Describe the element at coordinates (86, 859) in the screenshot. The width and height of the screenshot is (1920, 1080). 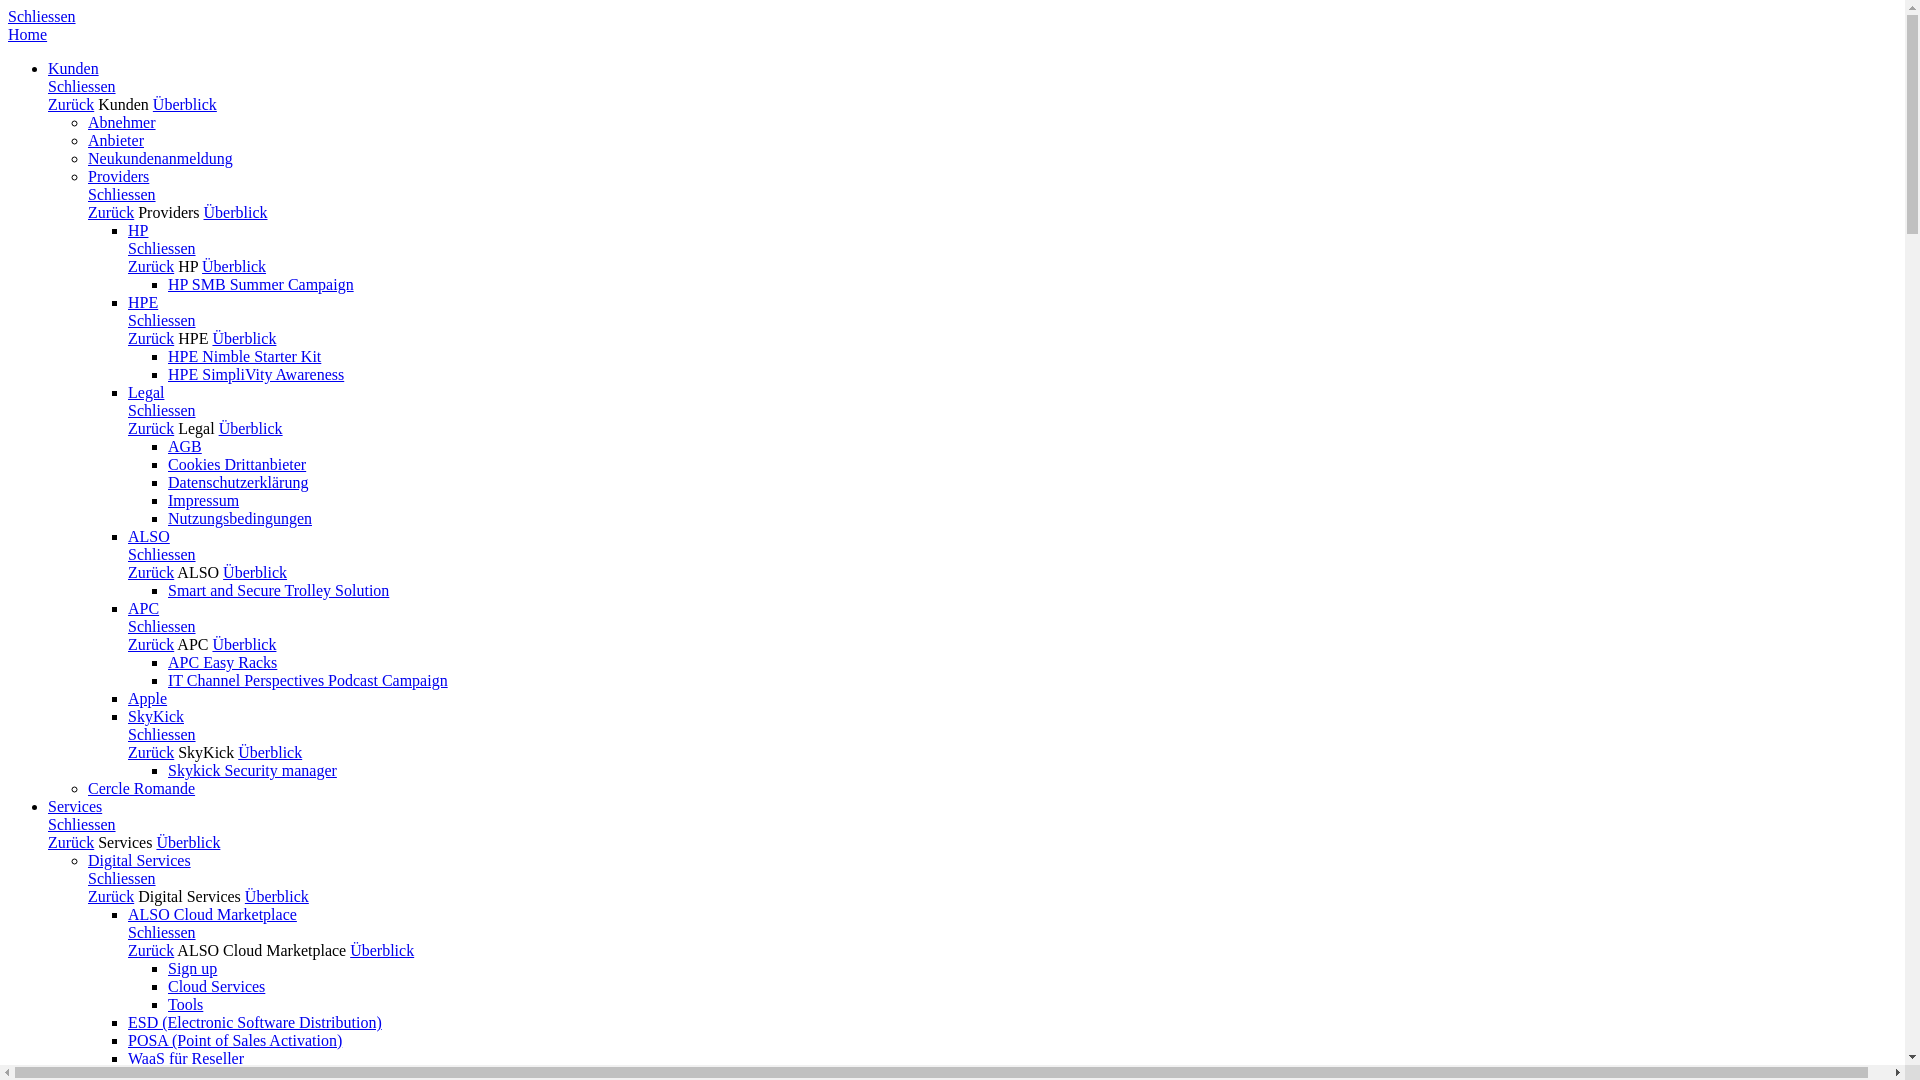
I see `'Digital Services'` at that location.